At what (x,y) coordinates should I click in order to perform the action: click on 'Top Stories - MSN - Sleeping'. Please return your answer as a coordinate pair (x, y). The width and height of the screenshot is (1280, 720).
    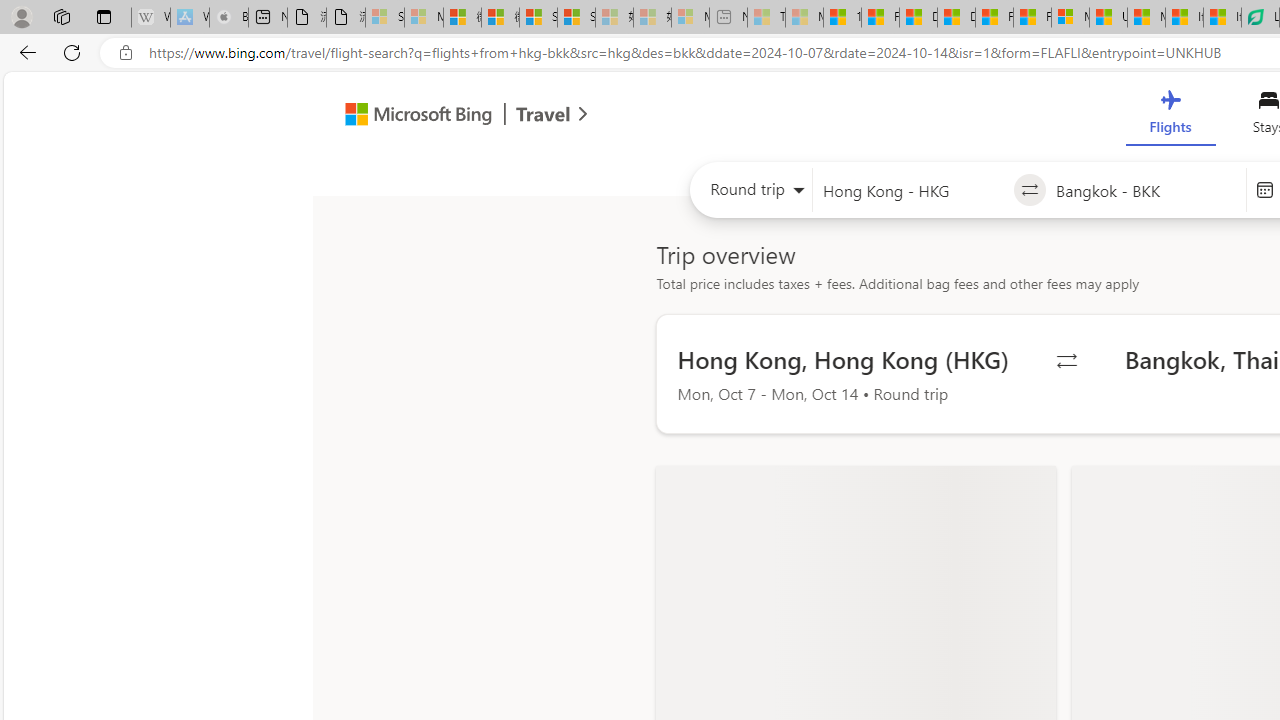
    Looking at the image, I should click on (765, 17).